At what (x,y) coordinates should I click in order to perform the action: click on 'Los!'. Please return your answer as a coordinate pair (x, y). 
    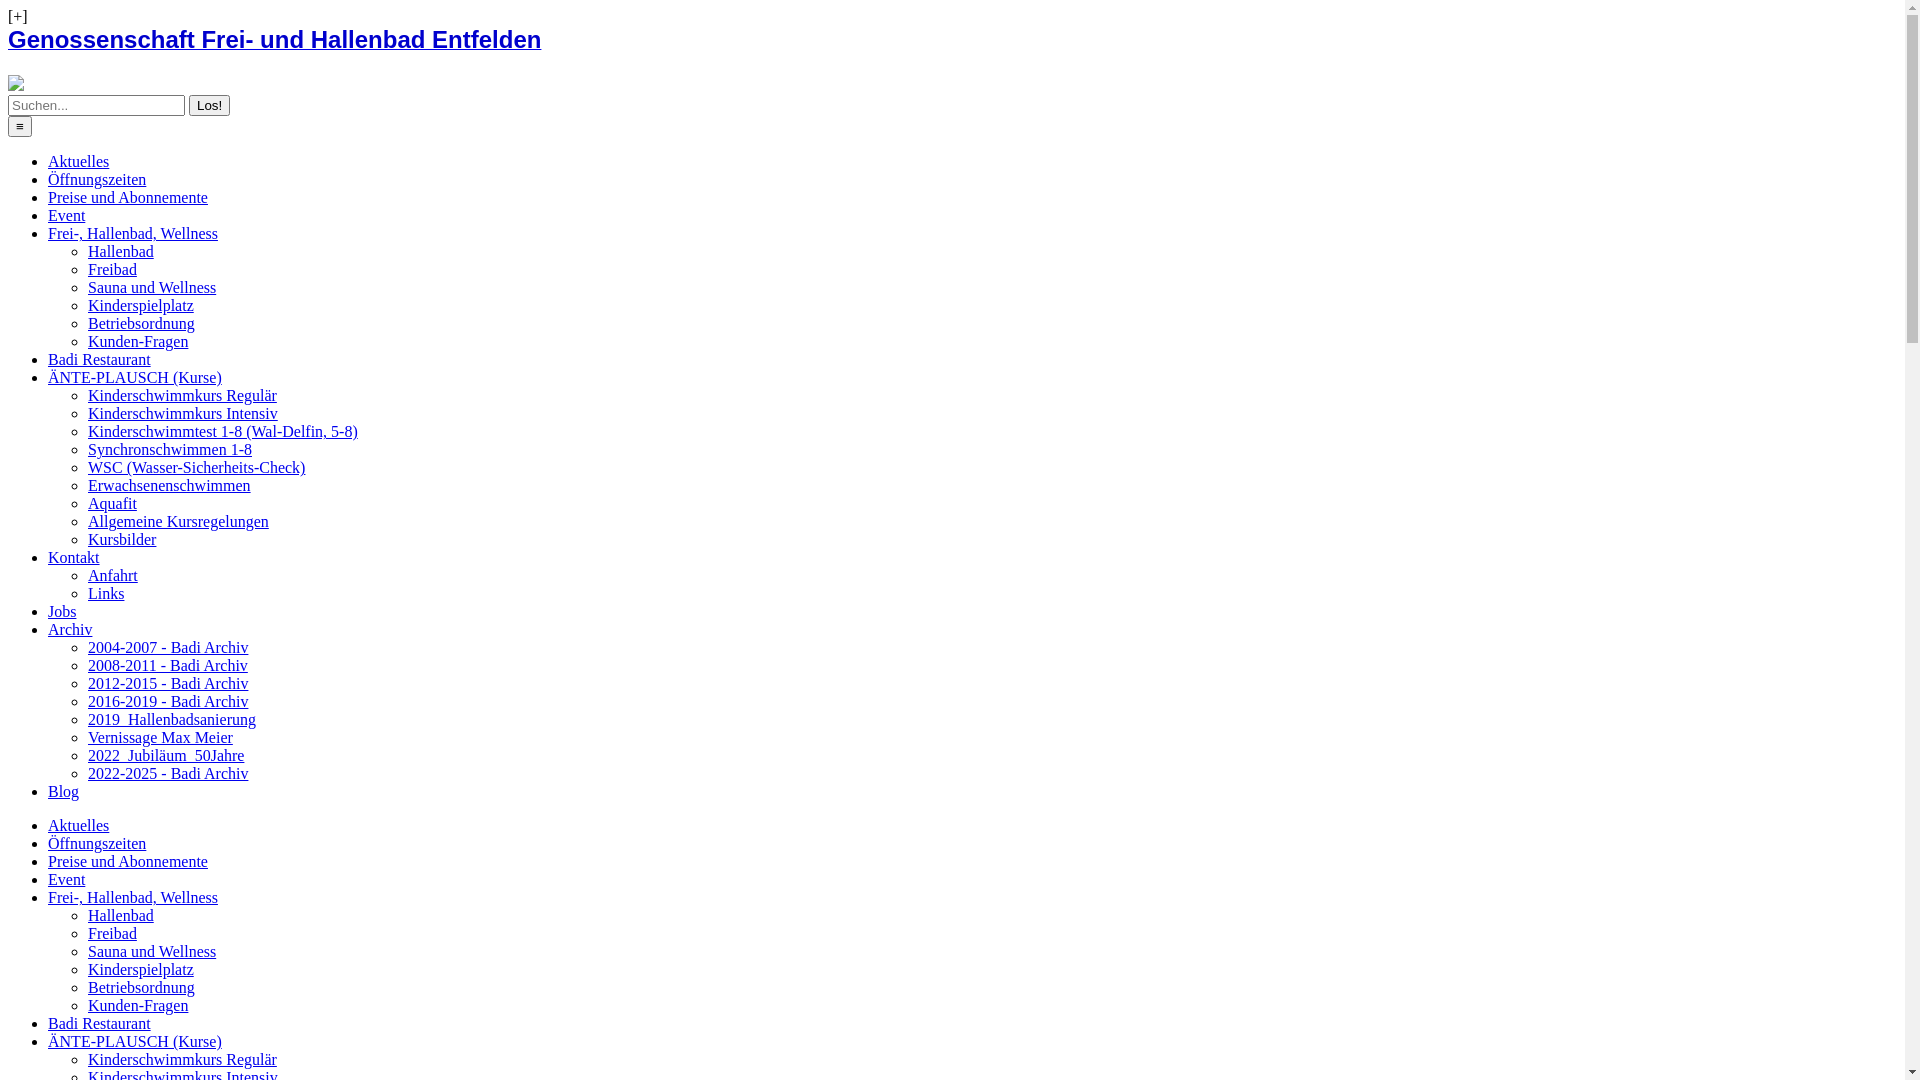
    Looking at the image, I should click on (209, 105).